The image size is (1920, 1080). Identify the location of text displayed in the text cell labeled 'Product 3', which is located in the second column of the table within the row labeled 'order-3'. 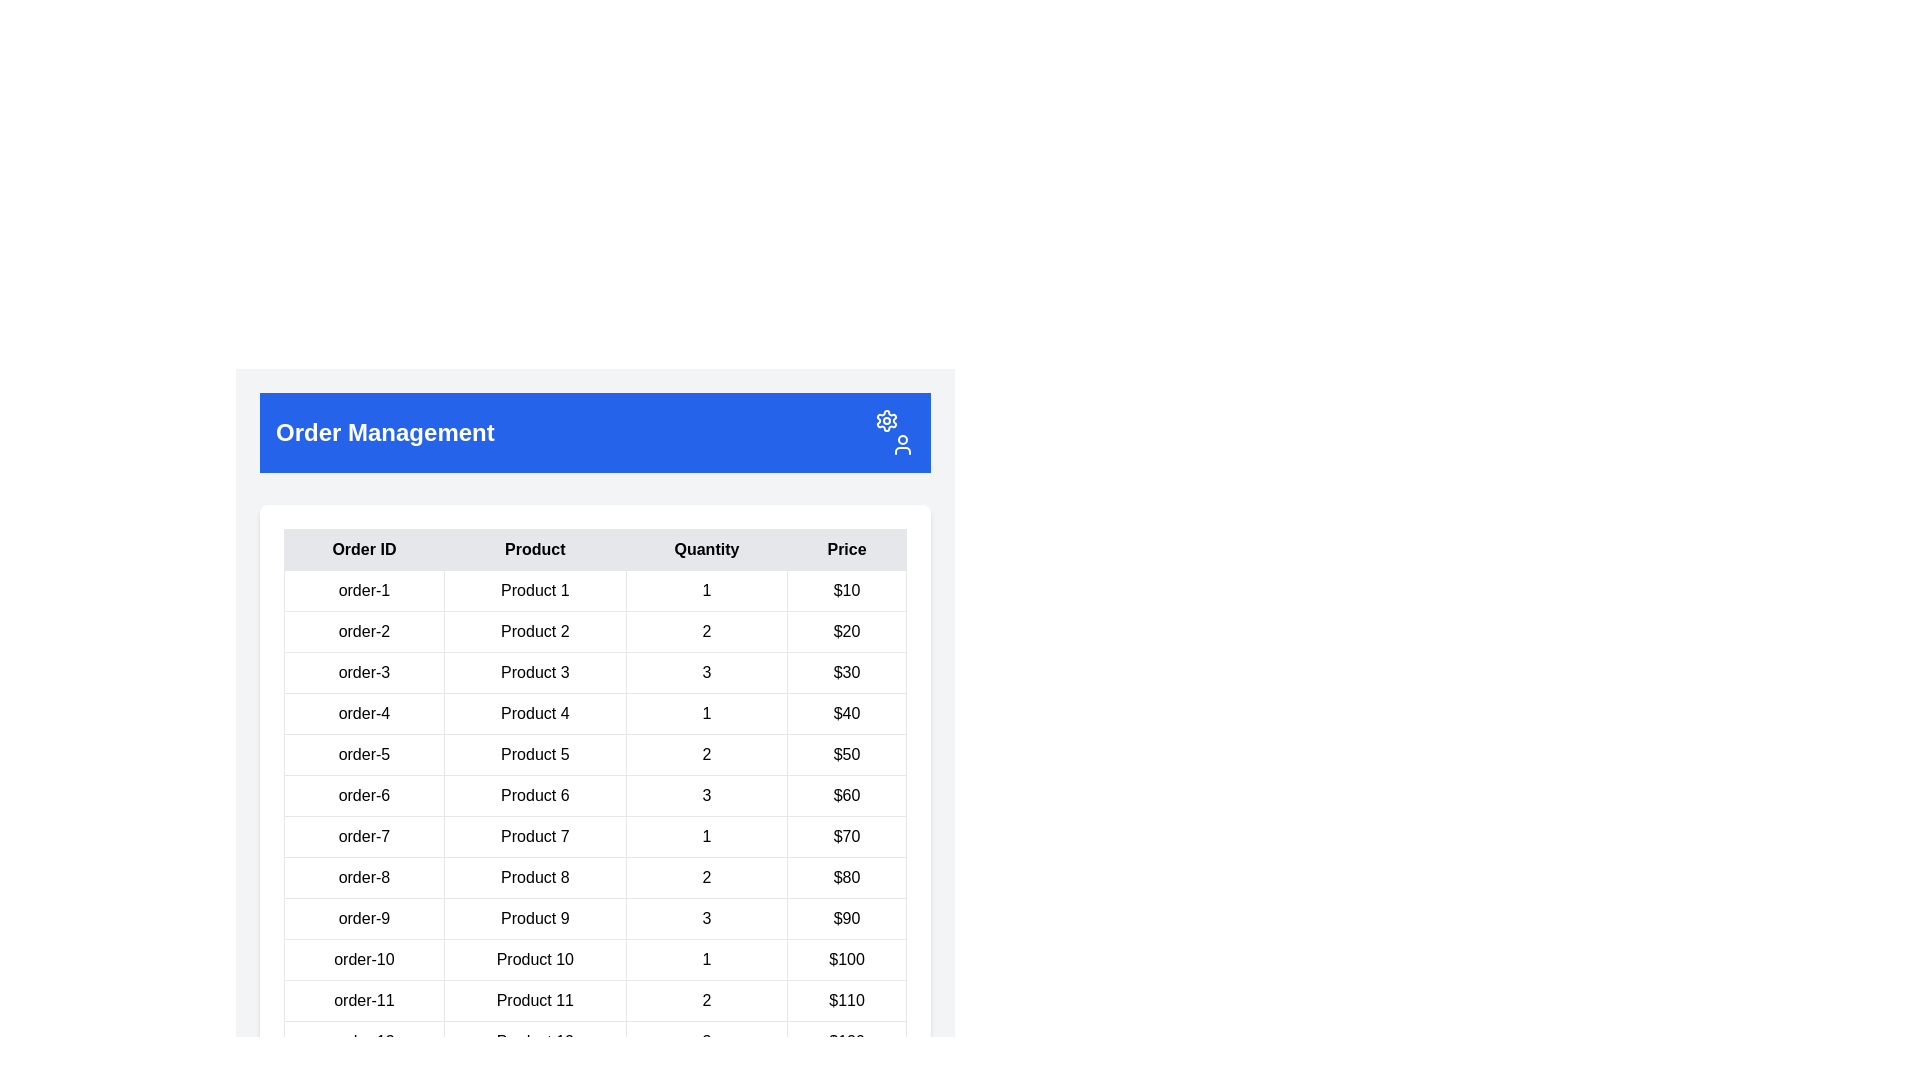
(535, 672).